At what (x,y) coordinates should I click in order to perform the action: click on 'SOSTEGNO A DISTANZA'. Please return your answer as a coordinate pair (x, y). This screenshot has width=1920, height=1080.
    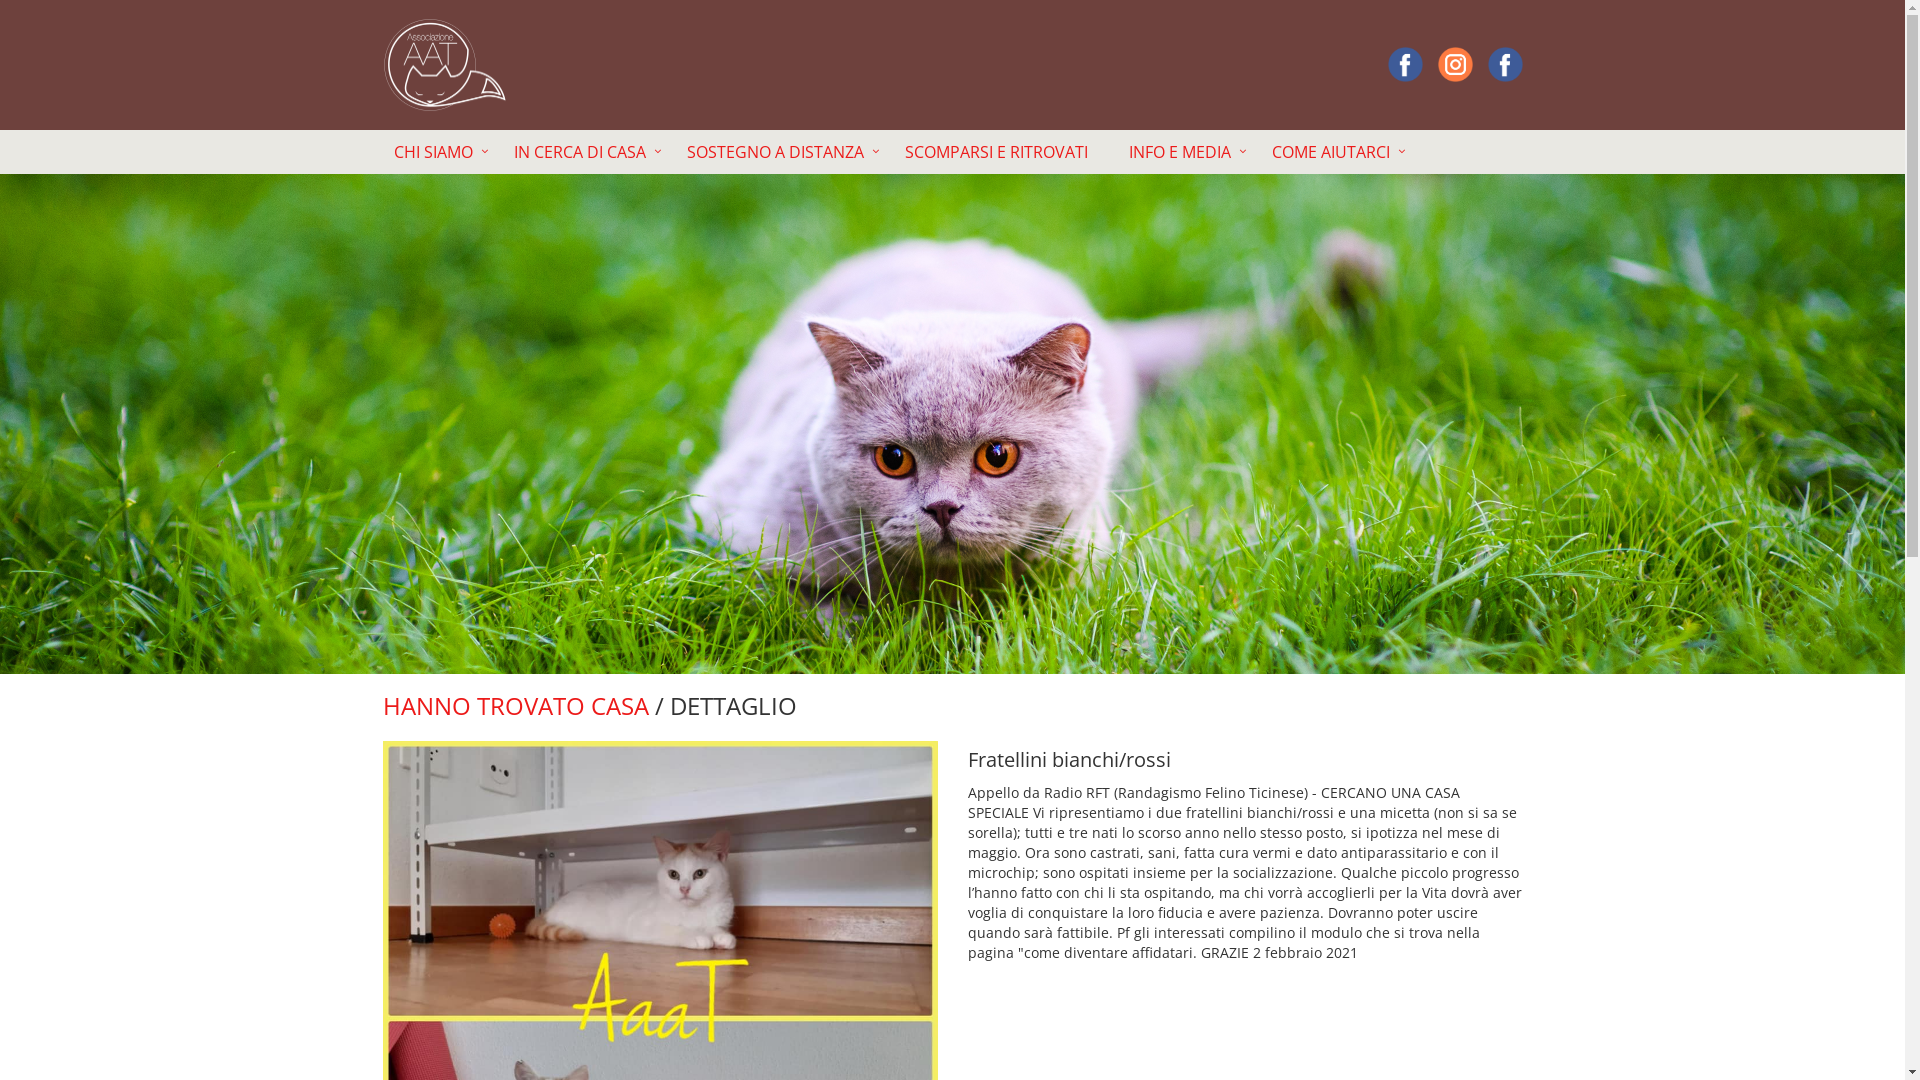
    Looking at the image, I should click on (782, 150).